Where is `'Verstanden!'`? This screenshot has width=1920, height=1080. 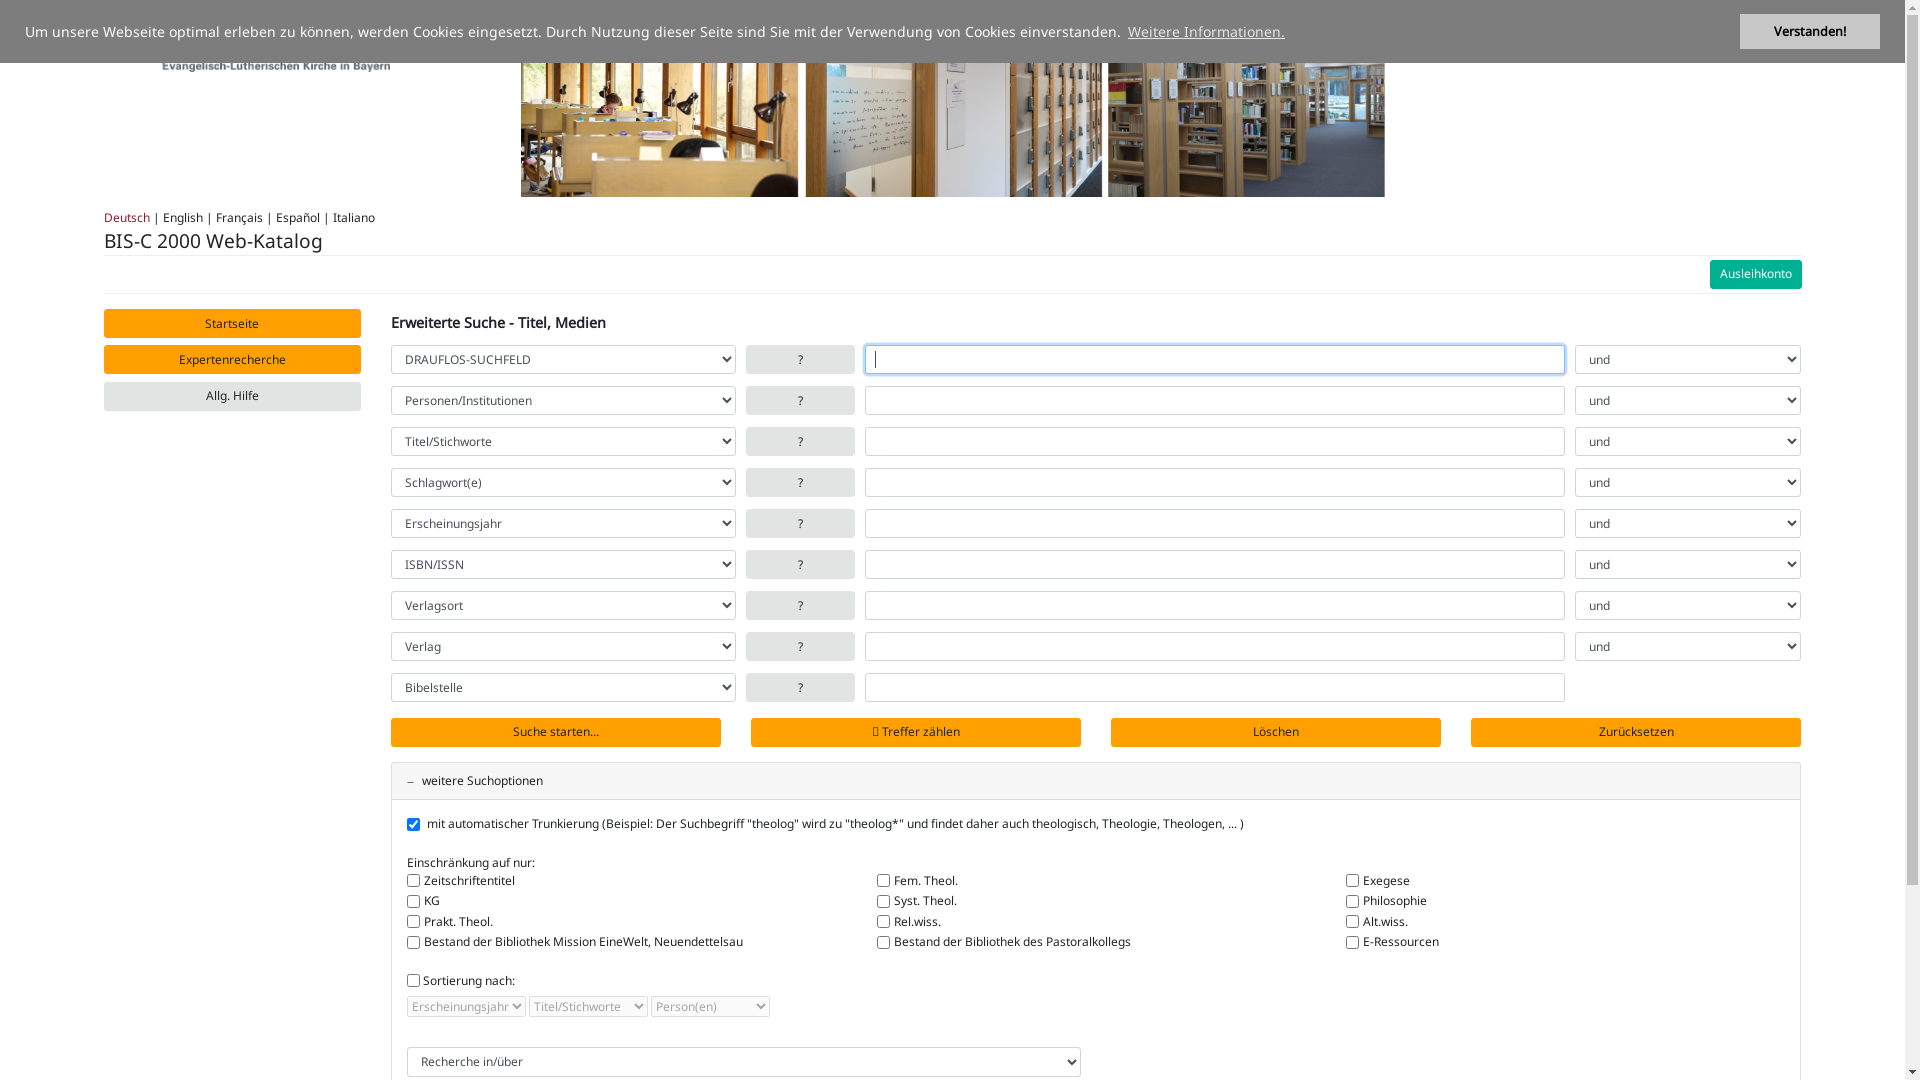
'Verstanden!' is located at coordinates (1809, 31).